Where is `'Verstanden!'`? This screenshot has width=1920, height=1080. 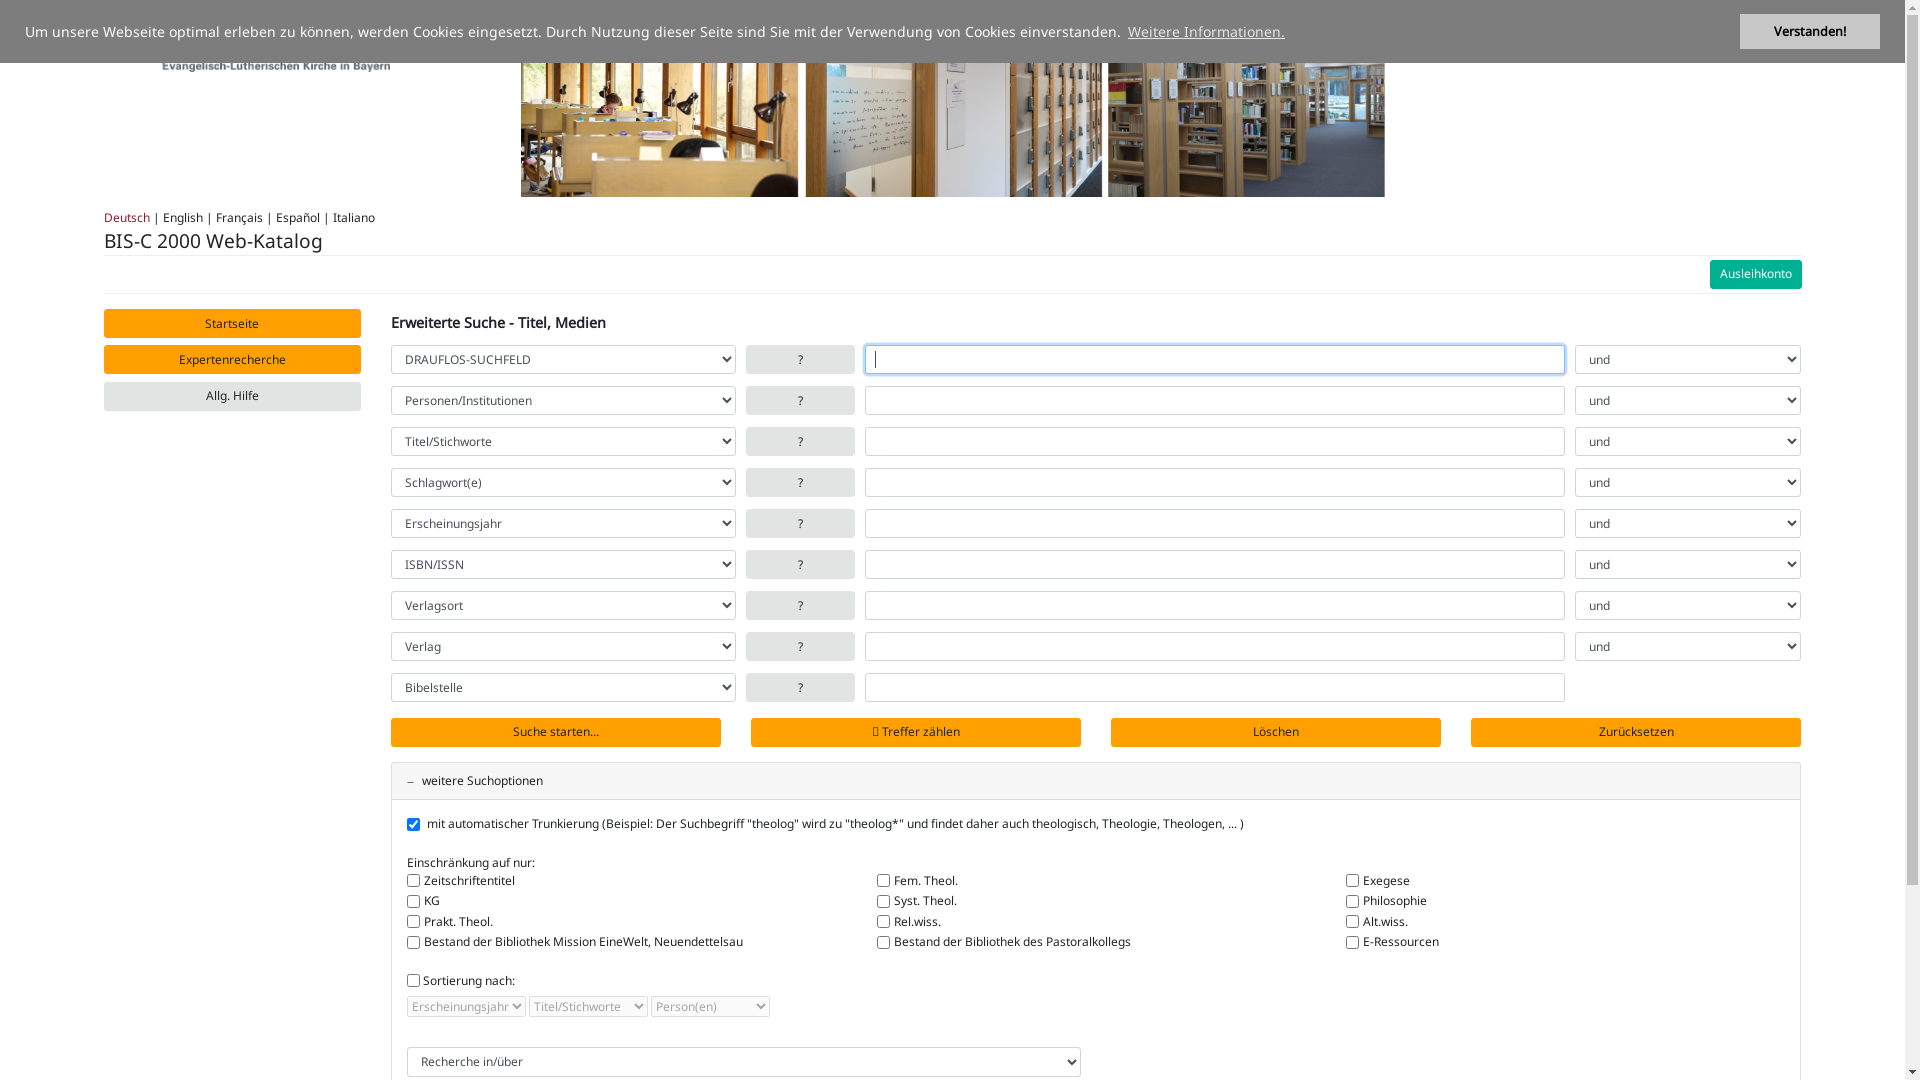
'Verstanden!' is located at coordinates (1809, 31).